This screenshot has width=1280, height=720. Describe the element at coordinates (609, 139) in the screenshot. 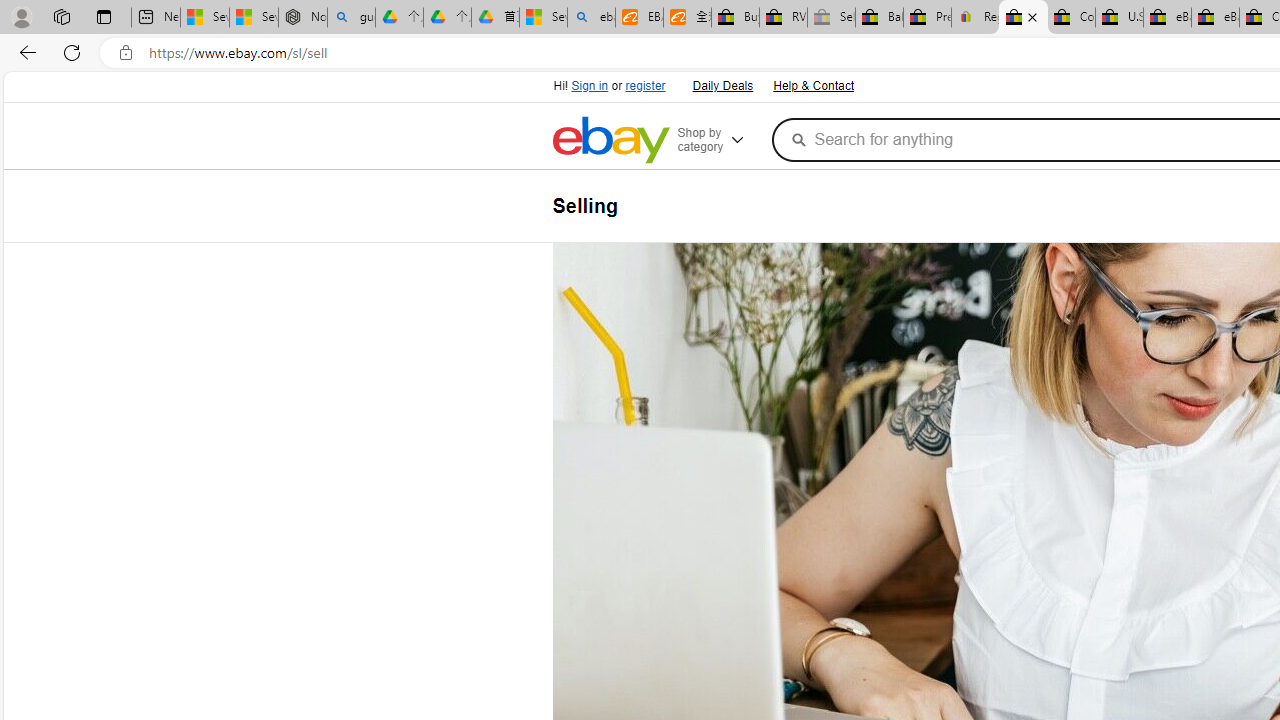

I see `'eBay Home'` at that location.